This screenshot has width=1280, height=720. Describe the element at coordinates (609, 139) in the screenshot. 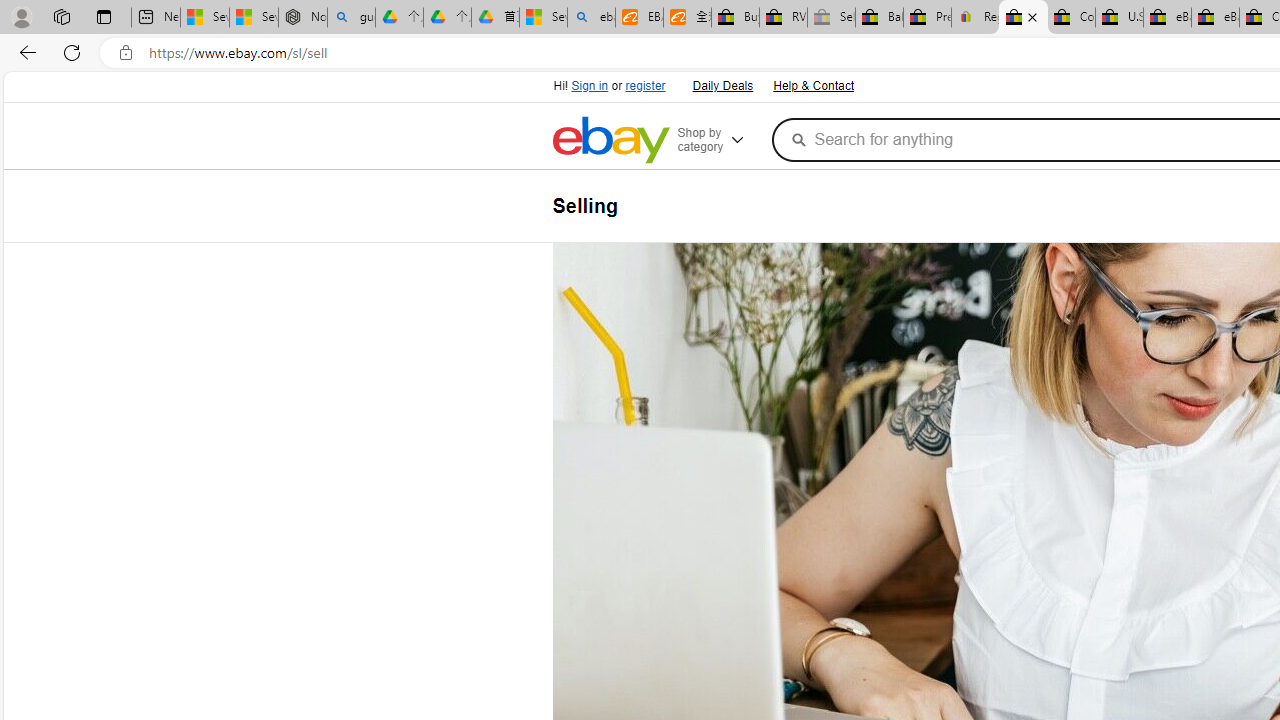

I see `'eBay Home'` at that location.